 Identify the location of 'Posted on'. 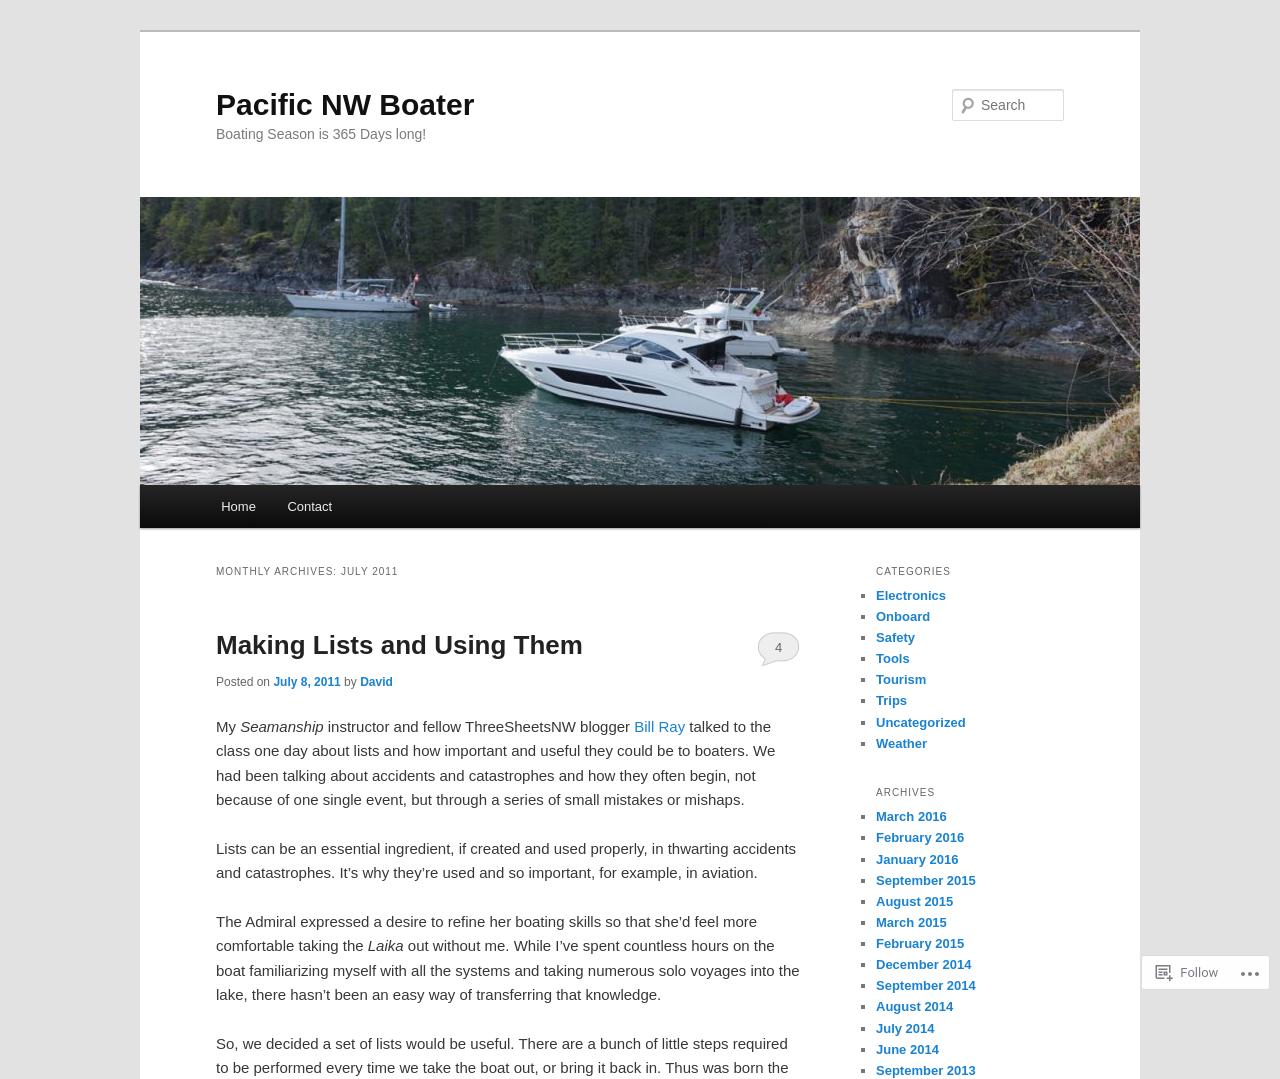
(243, 680).